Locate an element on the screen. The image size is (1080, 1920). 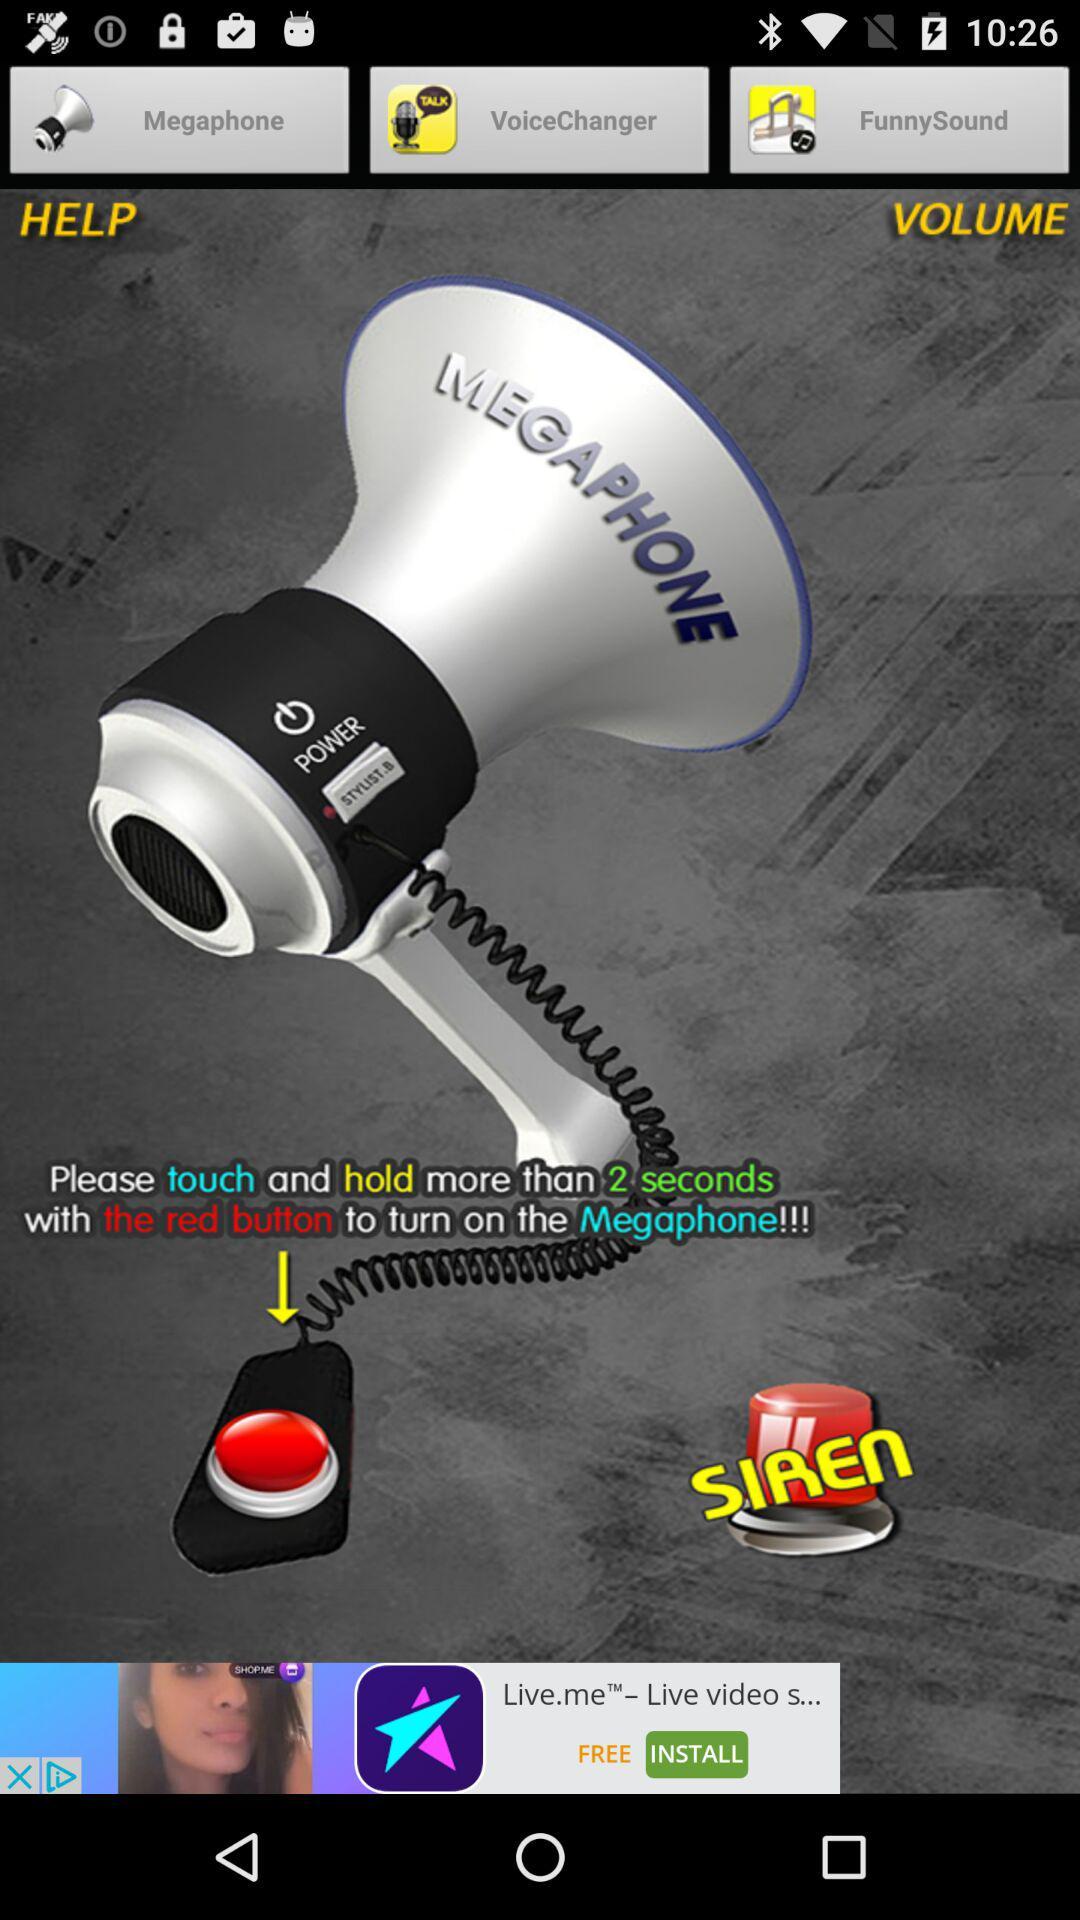
turn on megaphone option is located at coordinates (270, 1461).